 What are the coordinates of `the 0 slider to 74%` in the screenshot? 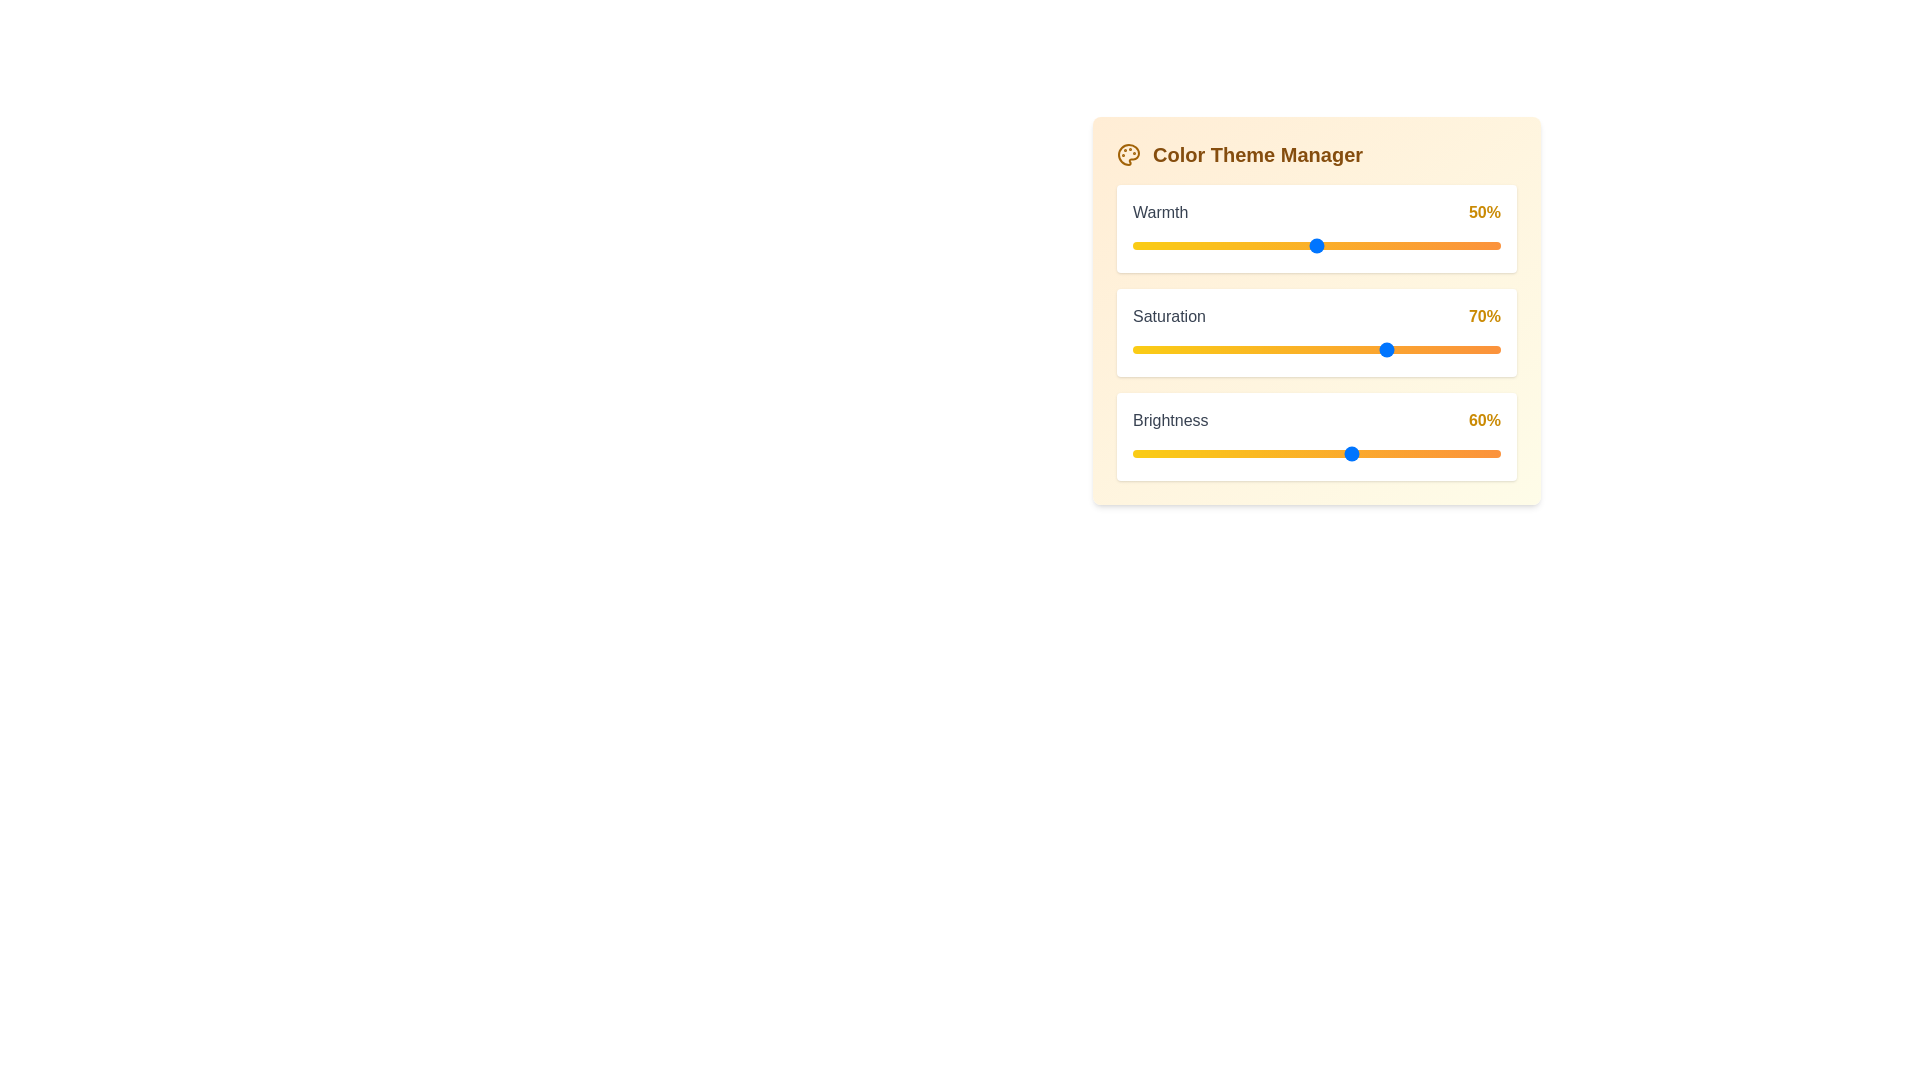 It's located at (1404, 245).